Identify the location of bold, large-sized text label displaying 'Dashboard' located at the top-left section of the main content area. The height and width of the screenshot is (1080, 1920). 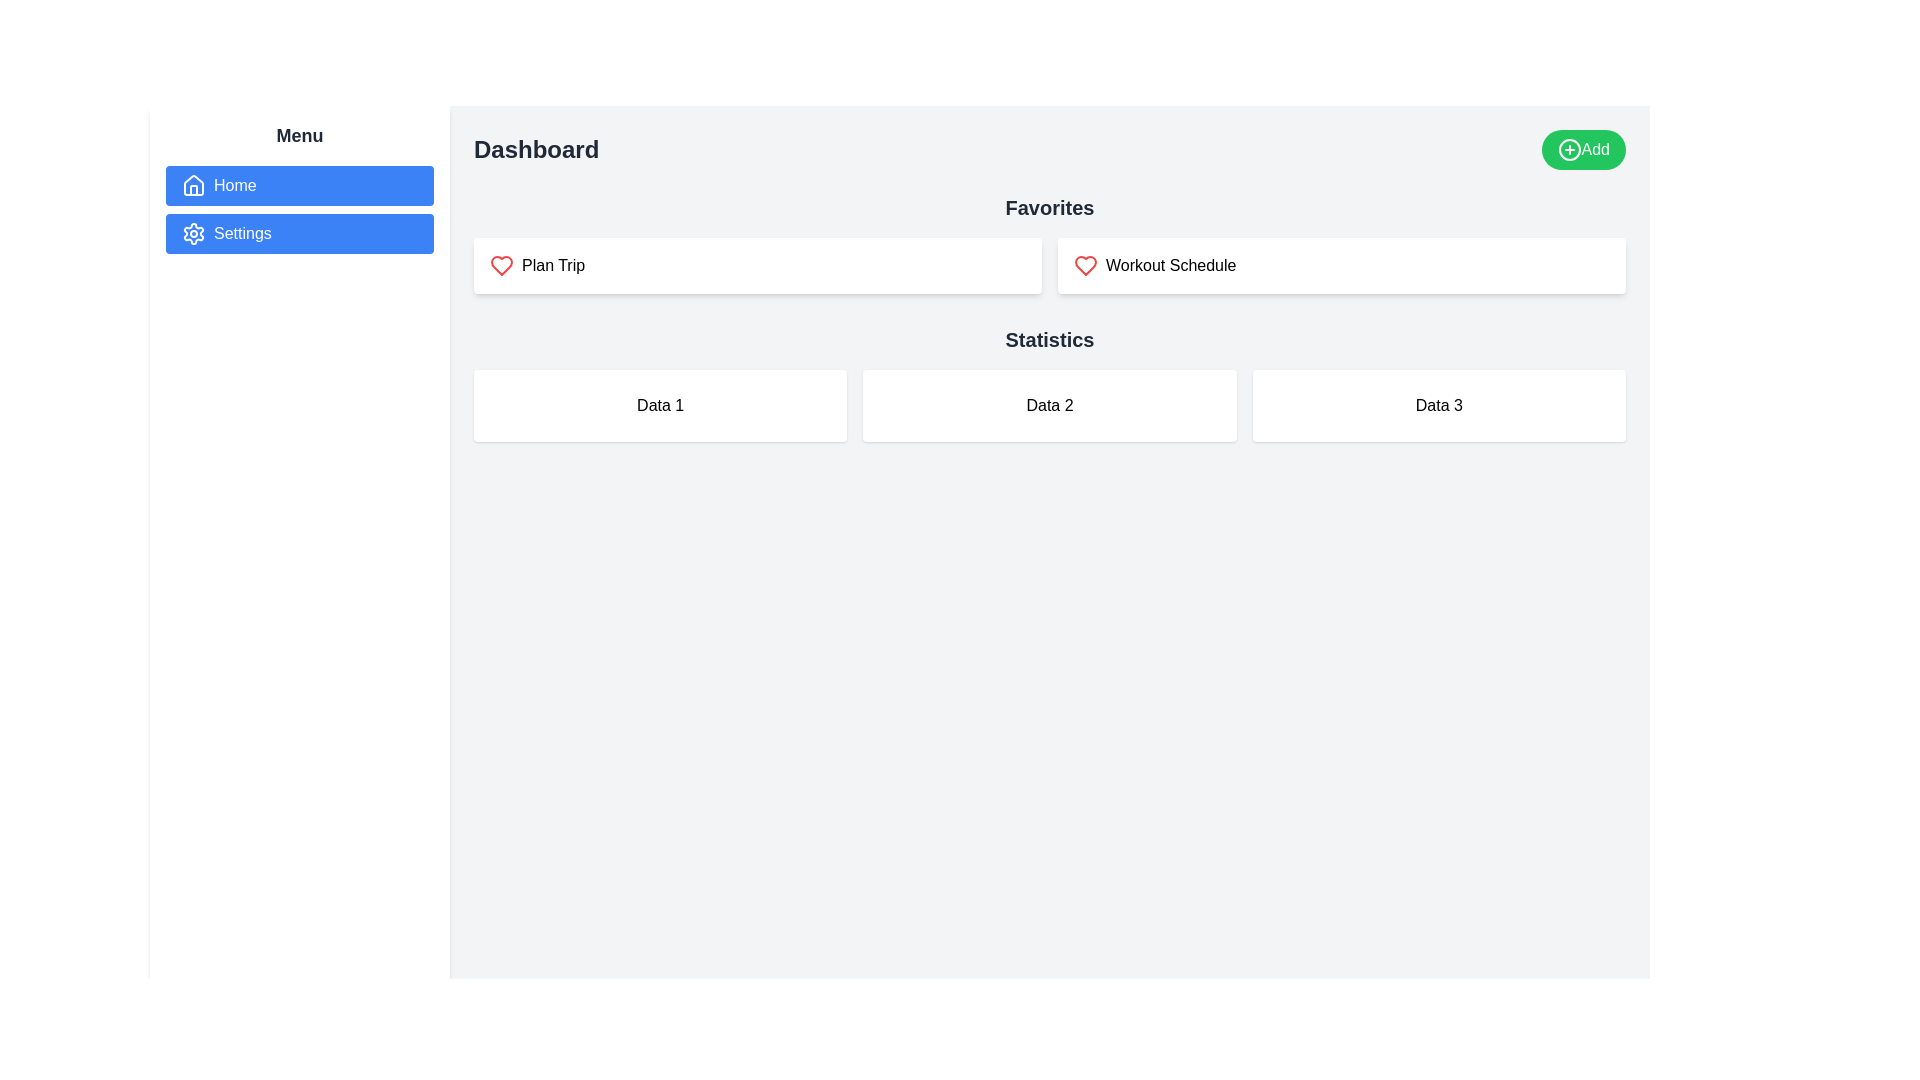
(536, 149).